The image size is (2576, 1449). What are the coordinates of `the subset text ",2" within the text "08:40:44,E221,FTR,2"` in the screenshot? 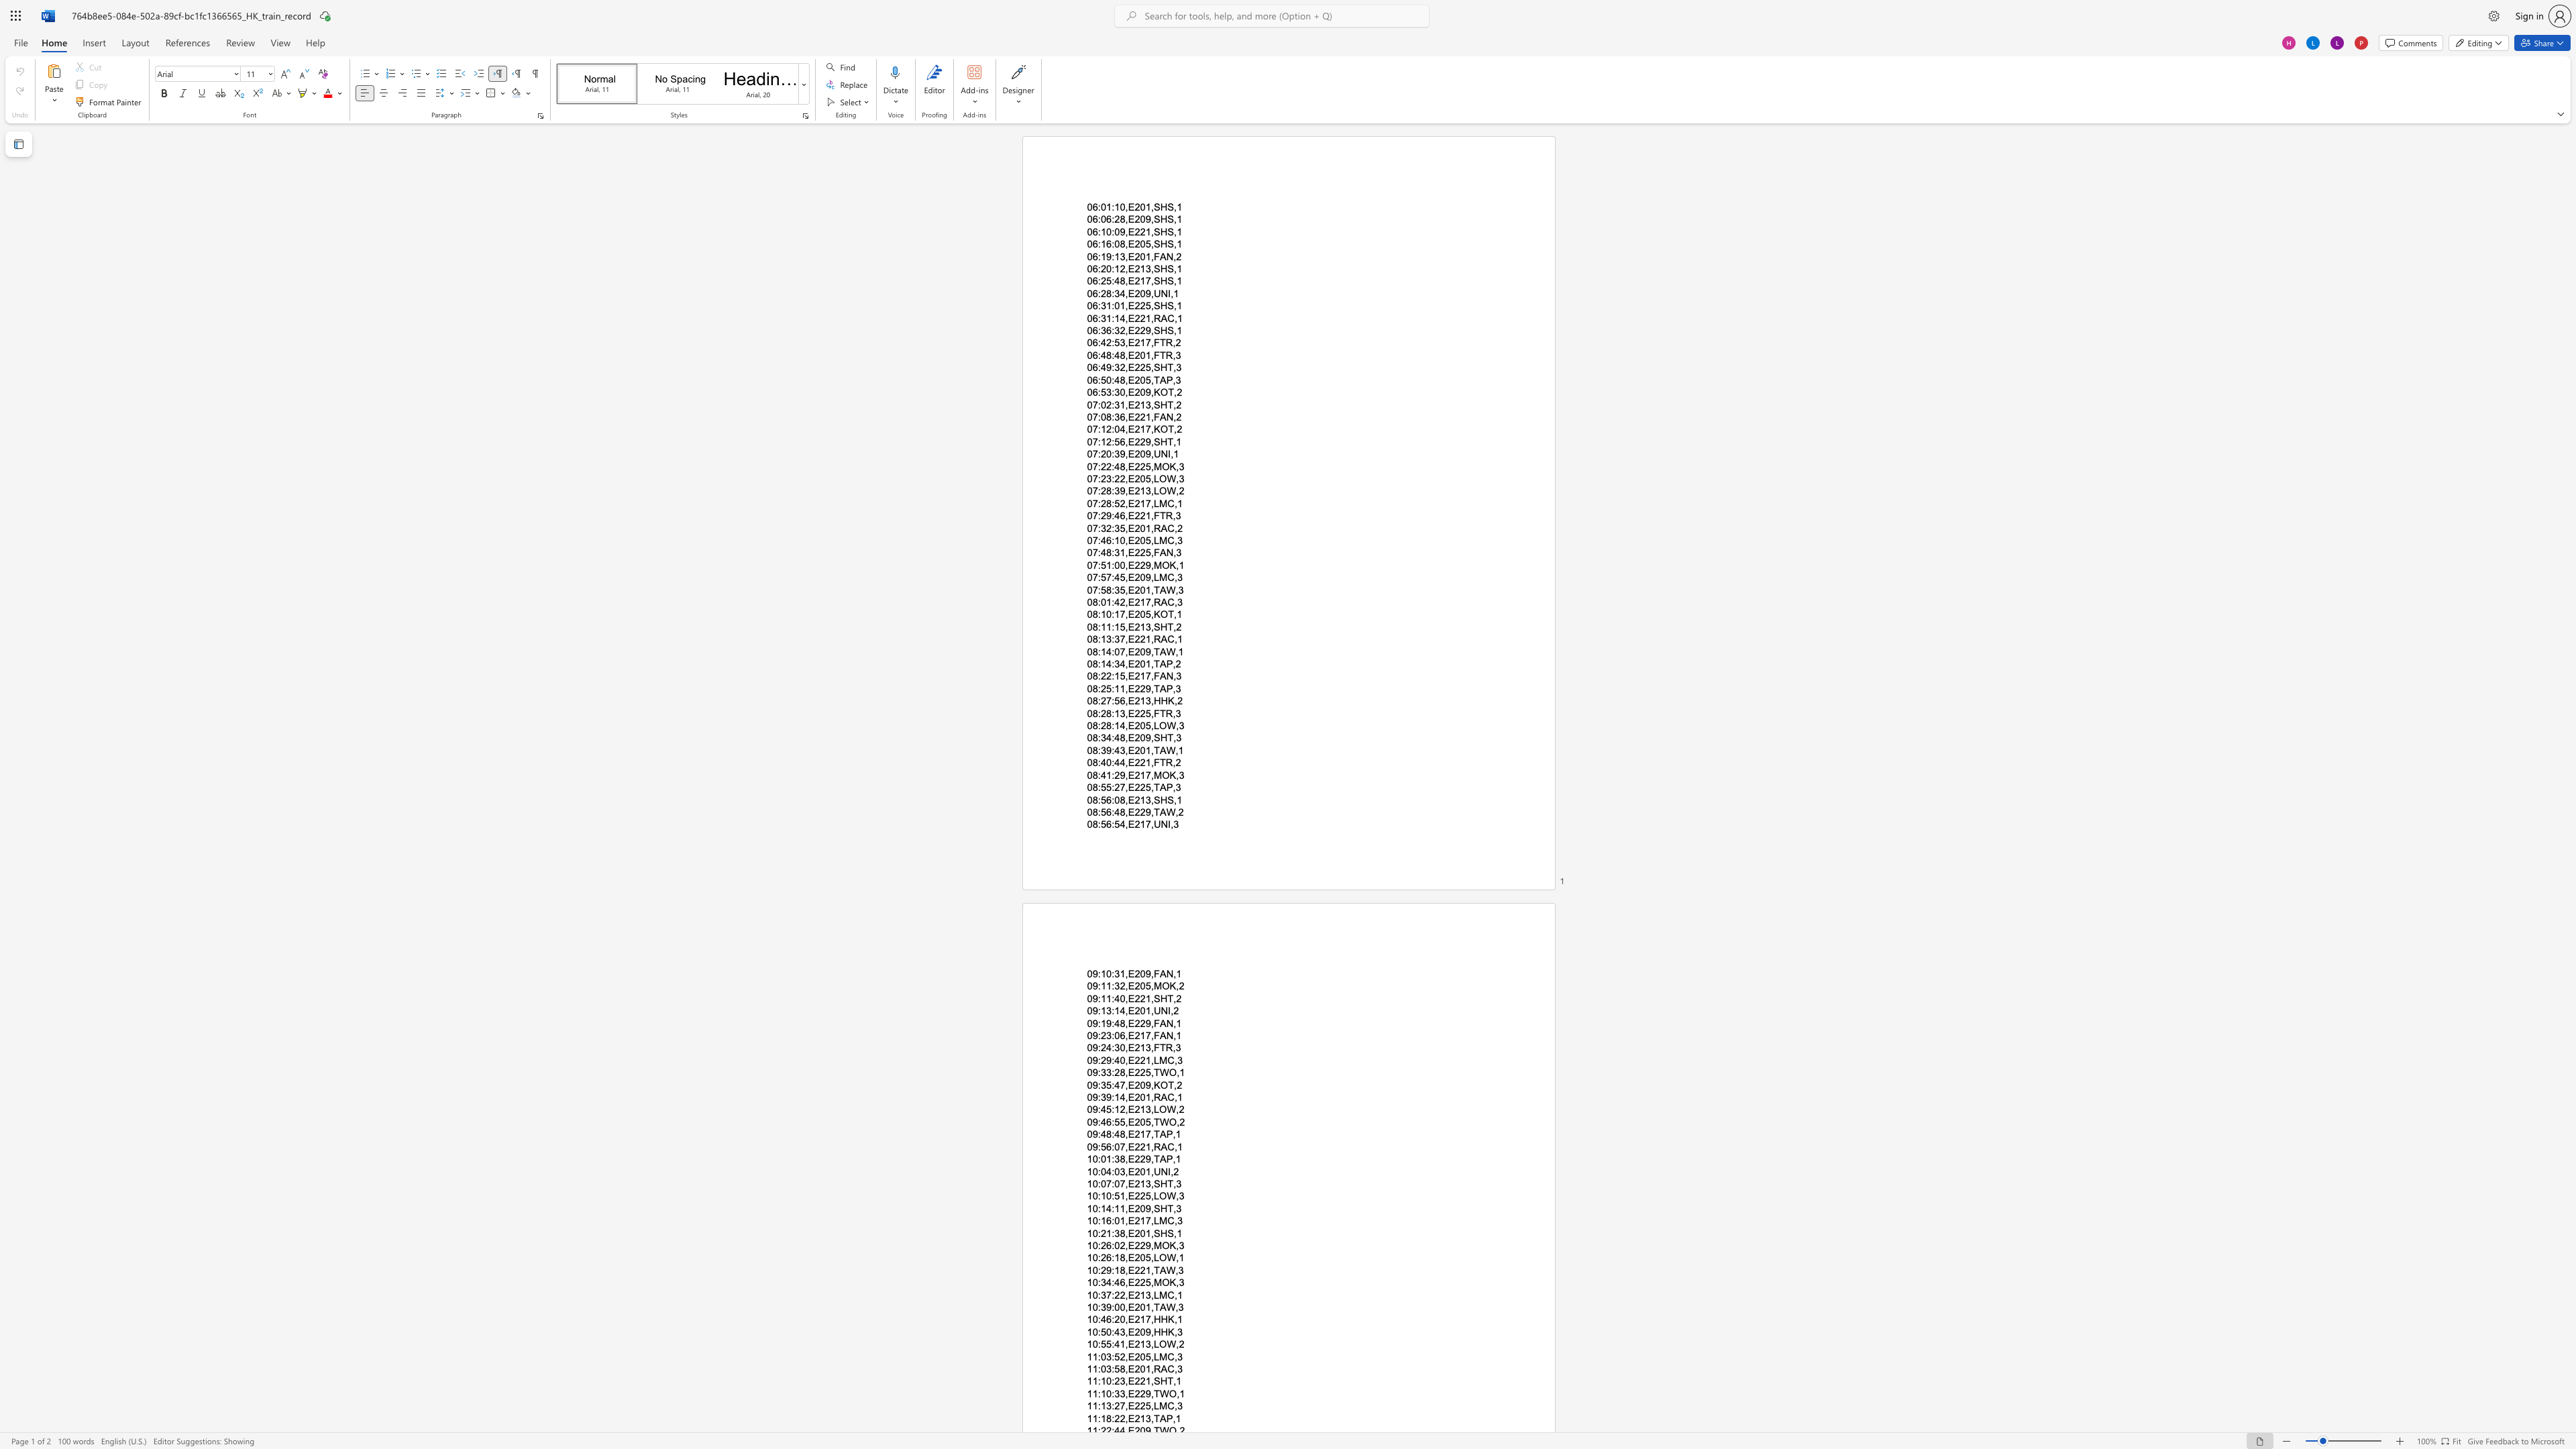 It's located at (1172, 763).